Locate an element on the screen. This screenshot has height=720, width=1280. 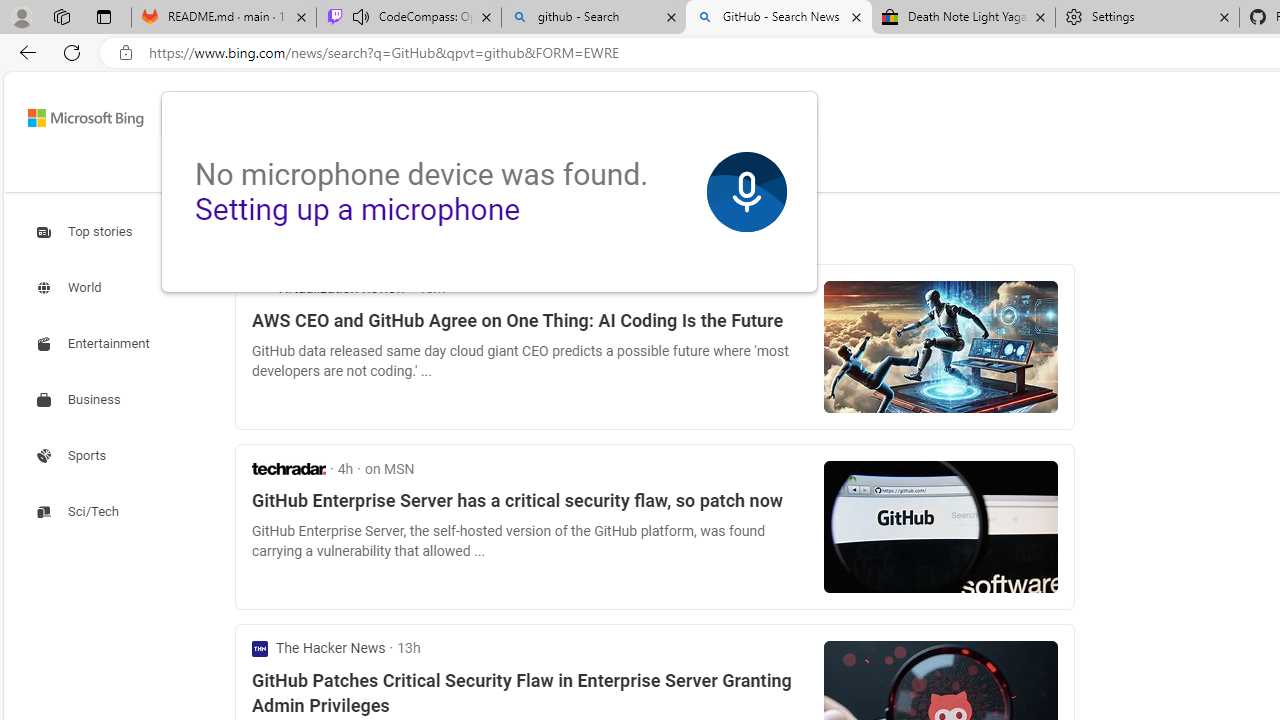
'github - Search' is located at coordinates (592, 17).